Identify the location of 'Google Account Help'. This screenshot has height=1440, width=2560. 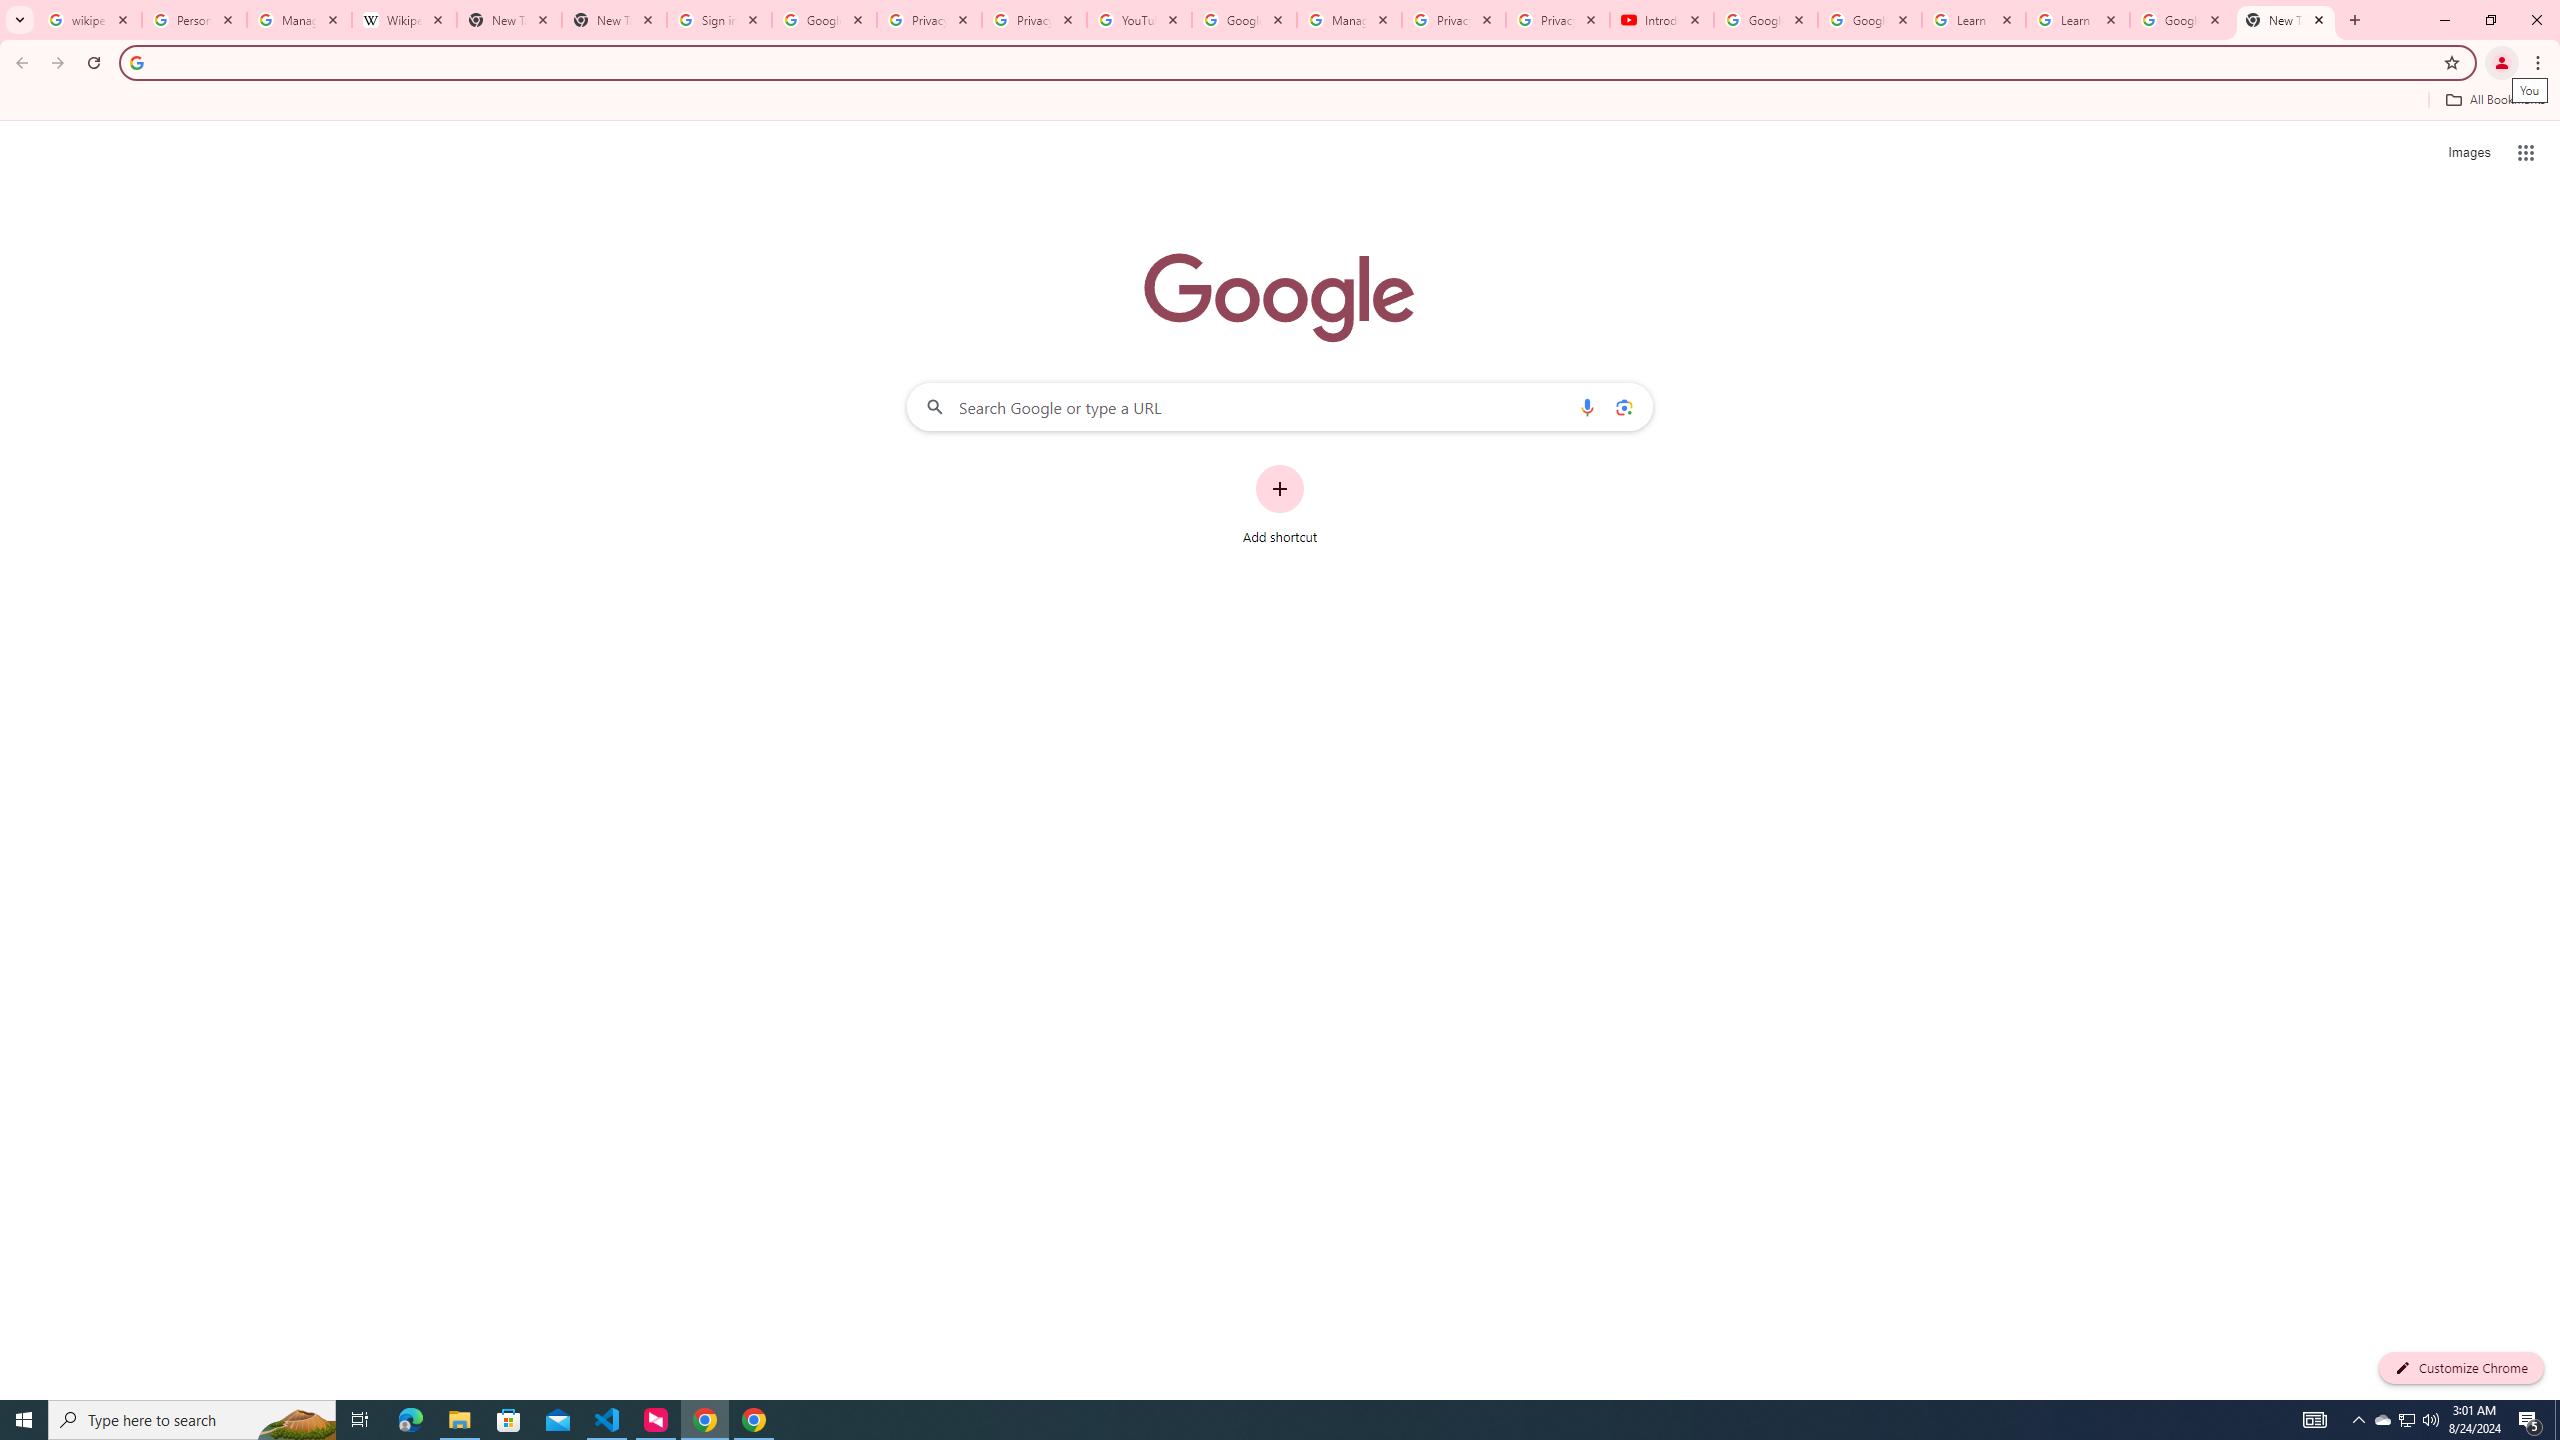
(1765, 19).